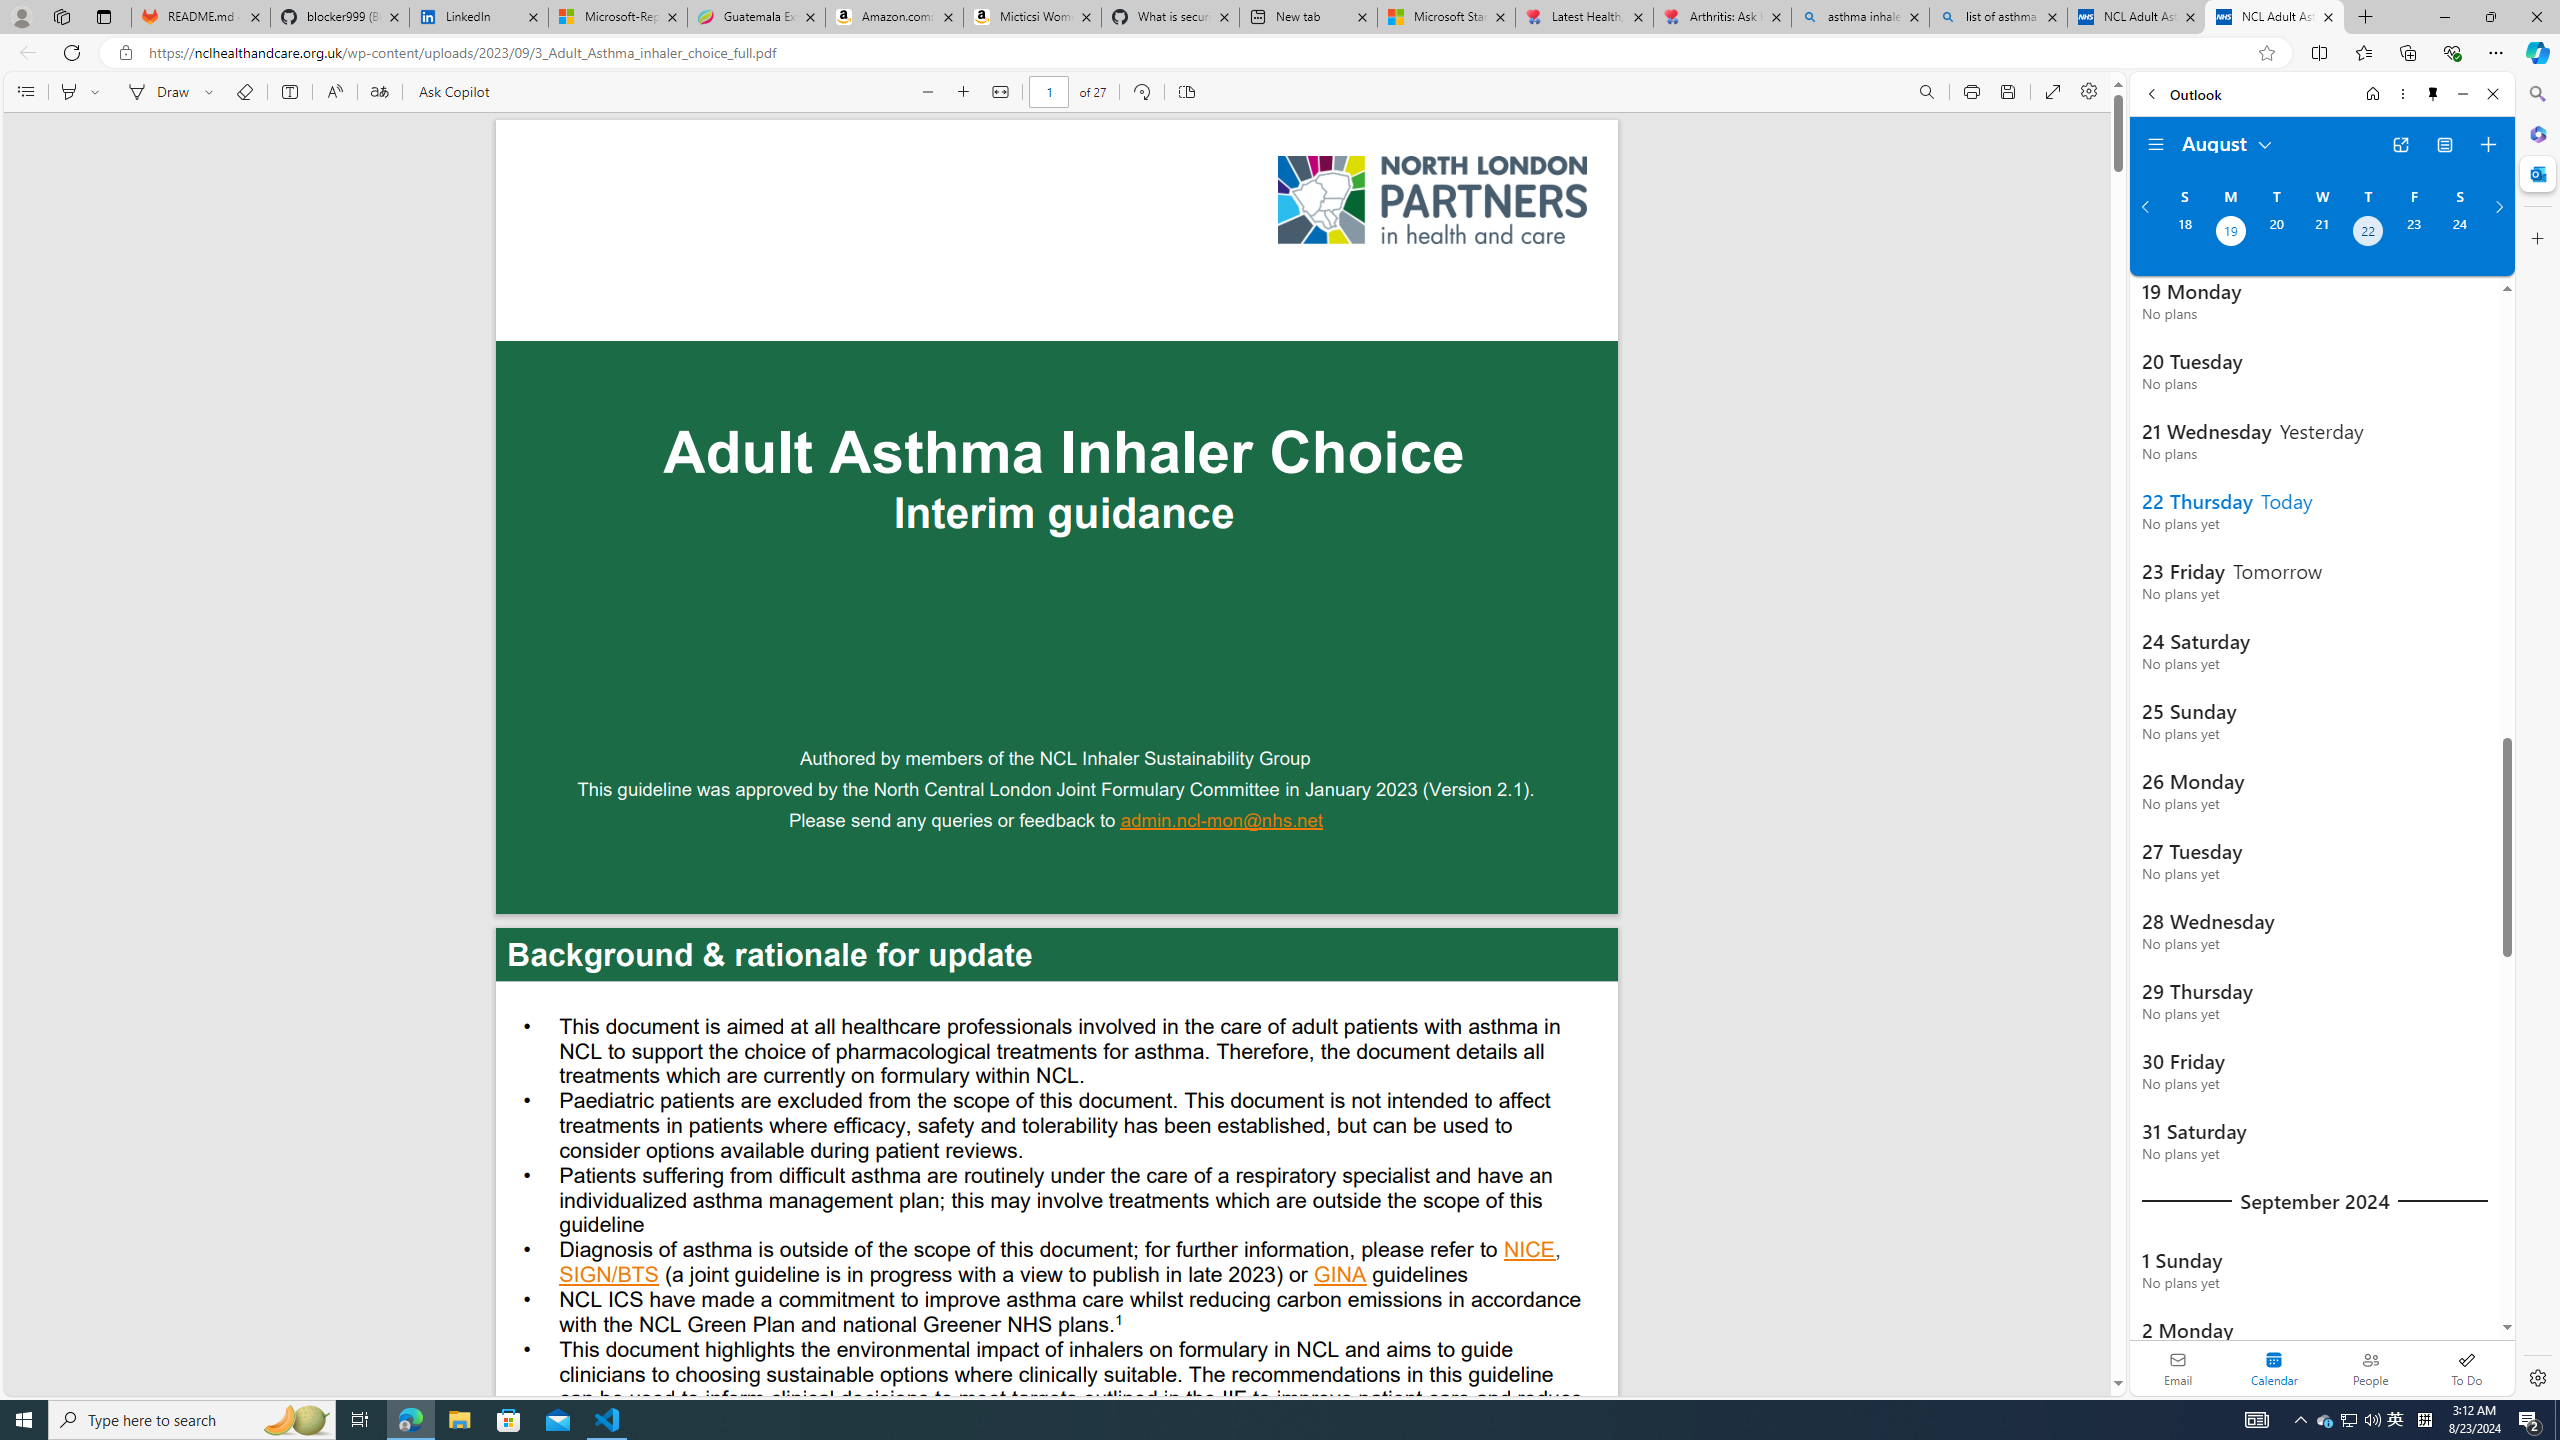 This screenshot has height=1440, width=2560. What do you see at coordinates (2227, 141) in the screenshot?
I see `'August'` at bounding box center [2227, 141].